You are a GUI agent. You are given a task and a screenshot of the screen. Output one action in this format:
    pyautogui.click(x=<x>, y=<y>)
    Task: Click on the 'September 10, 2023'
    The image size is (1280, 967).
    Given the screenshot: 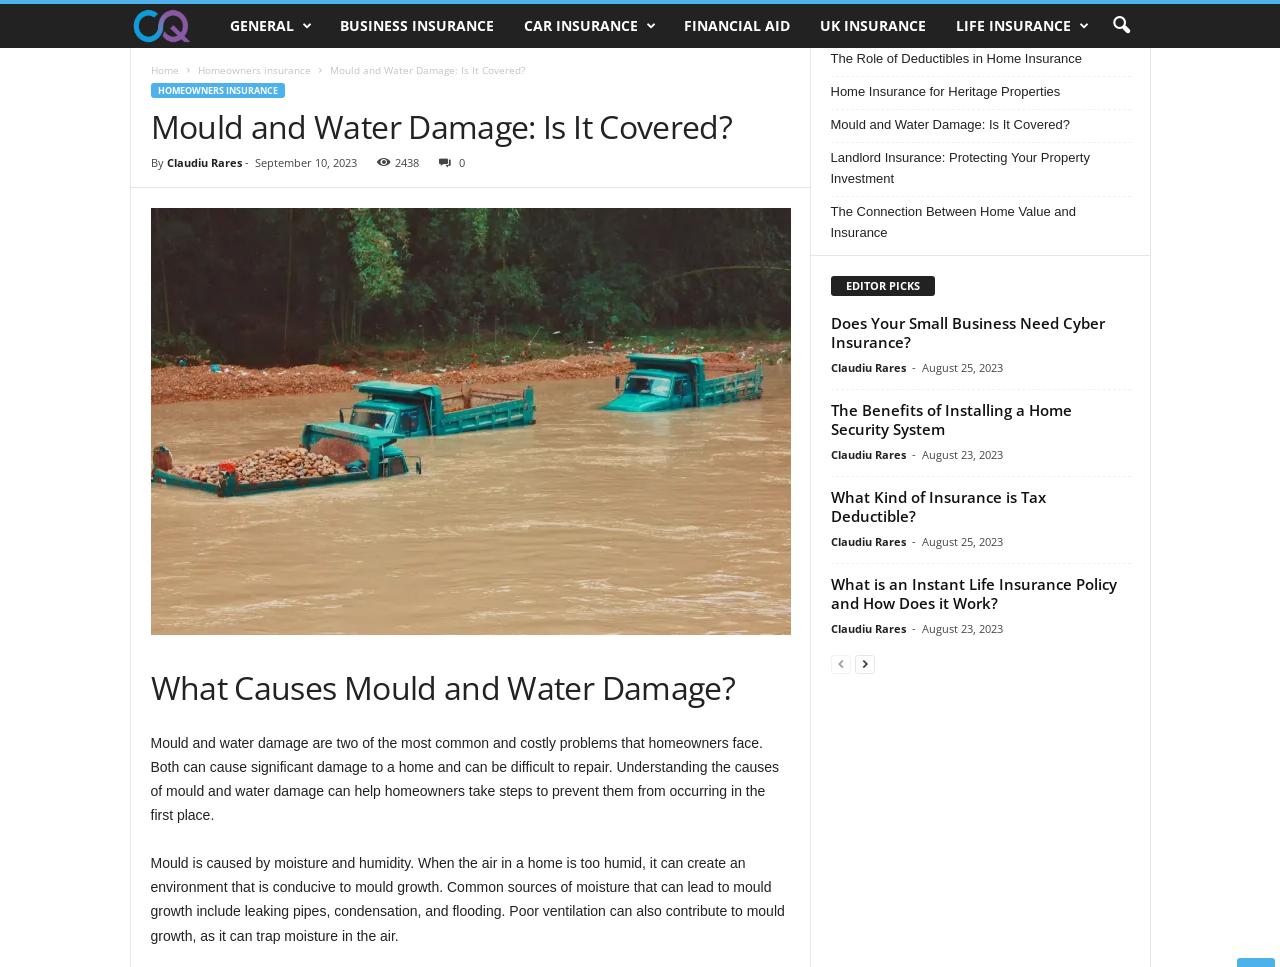 What is the action you would take?
    pyautogui.click(x=304, y=162)
    